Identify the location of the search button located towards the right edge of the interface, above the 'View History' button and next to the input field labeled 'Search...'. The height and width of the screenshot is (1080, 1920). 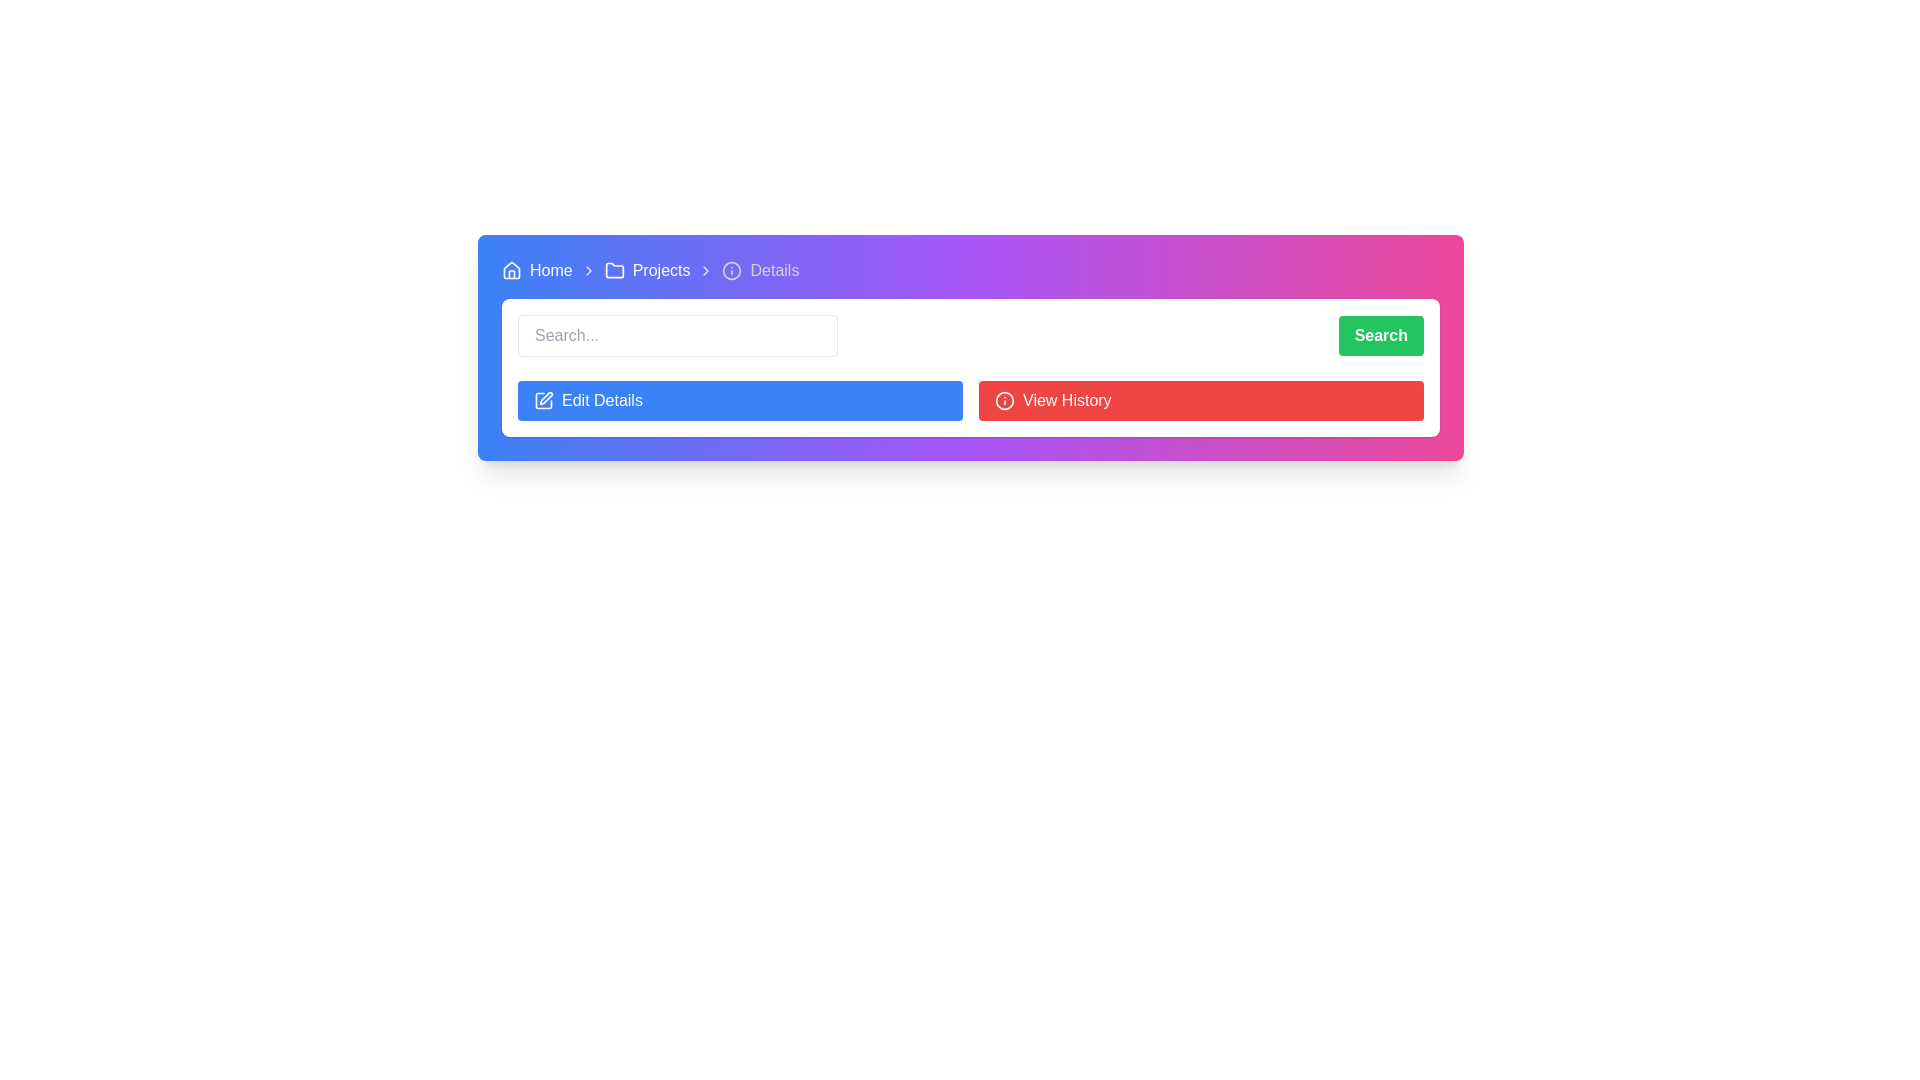
(1380, 334).